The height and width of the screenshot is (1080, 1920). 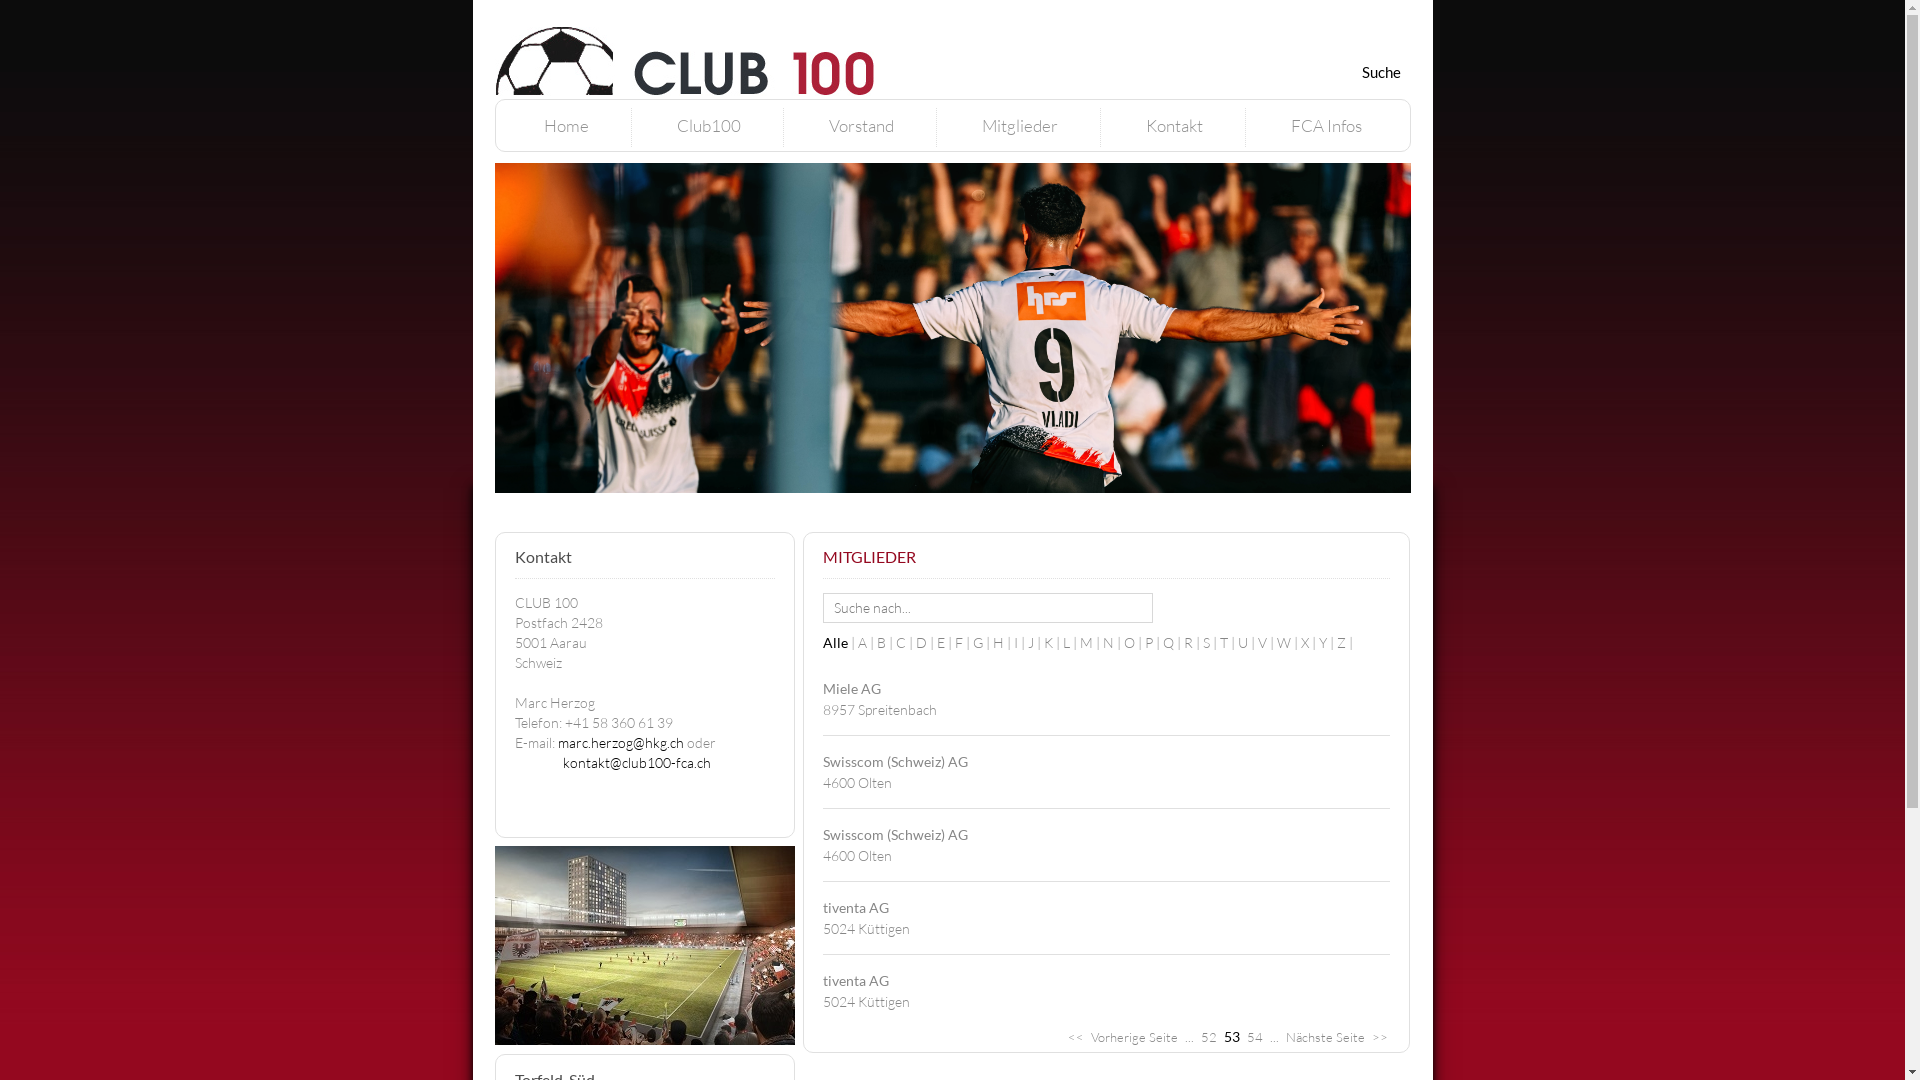 What do you see at coordinates (1266, 642) in the screenshot?
I see `'V'` at bounding box center [1266, 642].